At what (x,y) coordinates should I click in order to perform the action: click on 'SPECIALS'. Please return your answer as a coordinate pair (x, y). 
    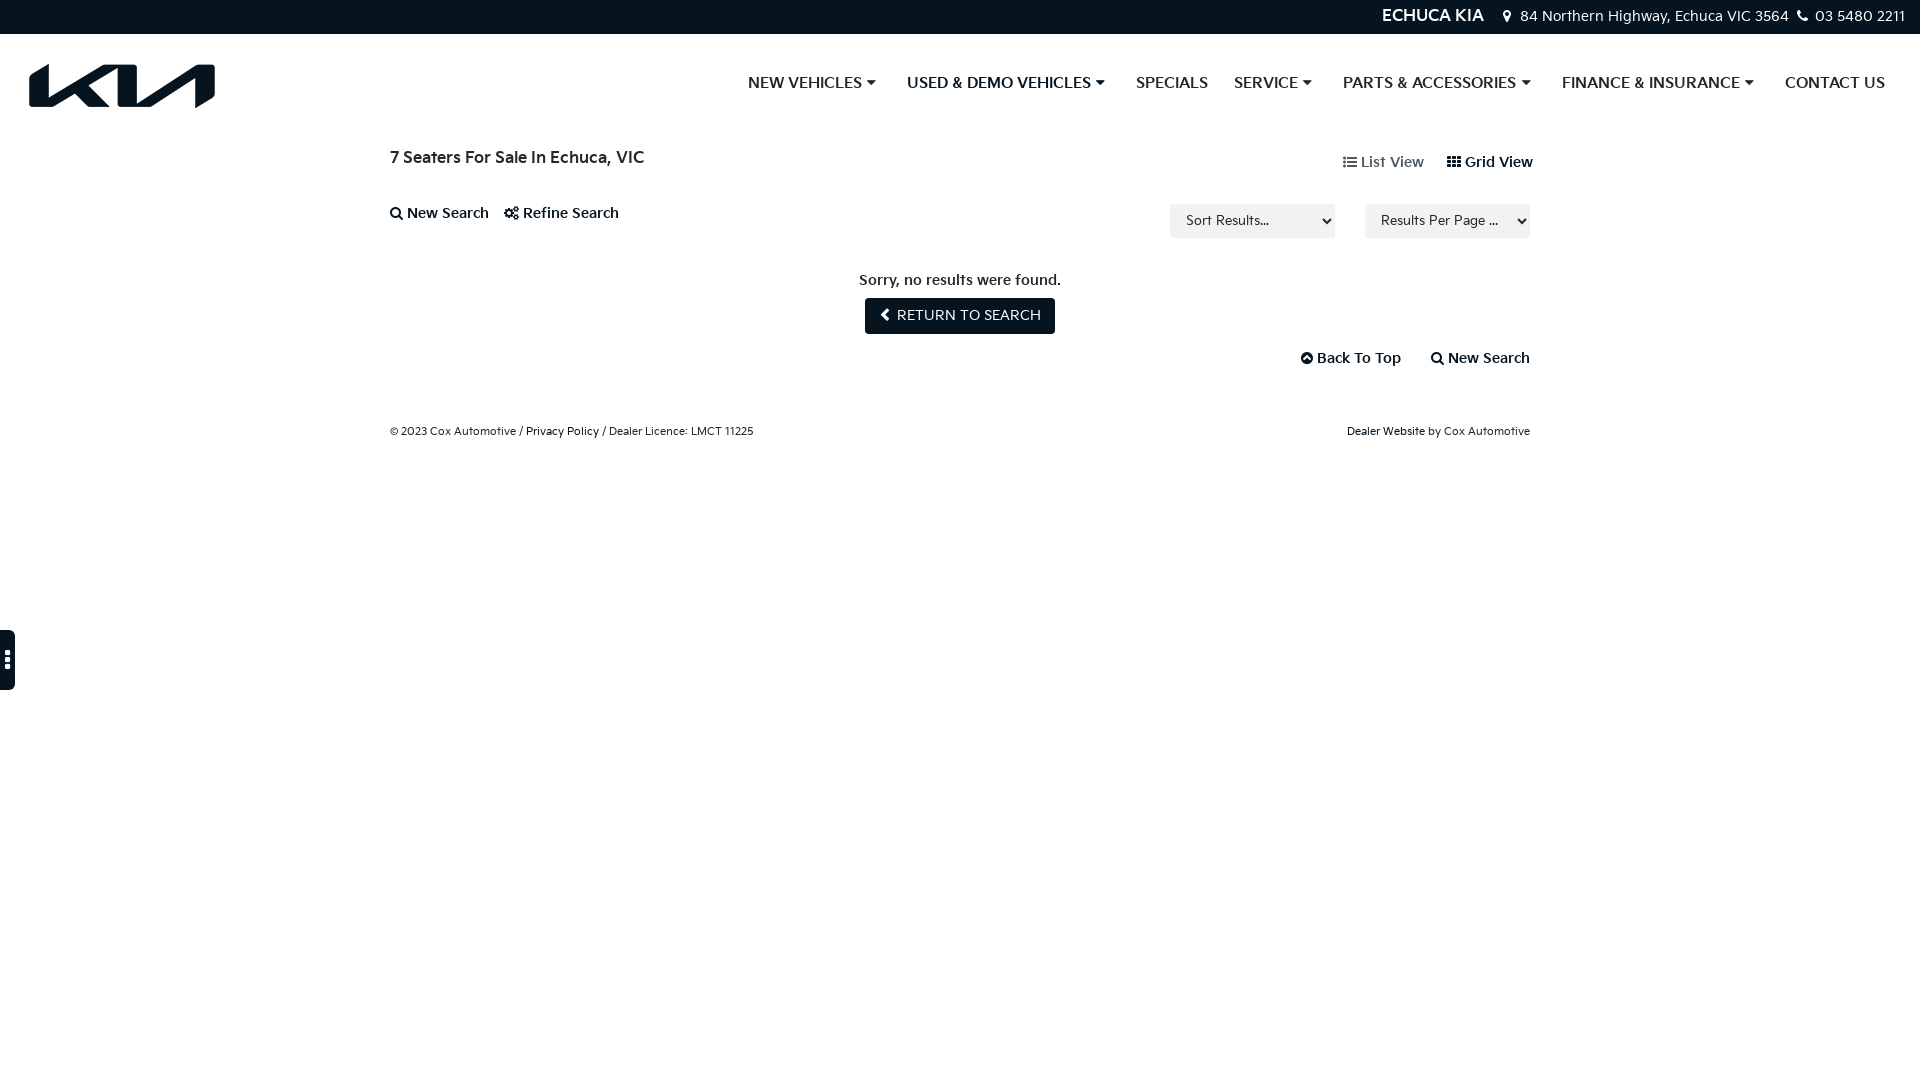
    Looking at the image, I should click on (1171, 83).